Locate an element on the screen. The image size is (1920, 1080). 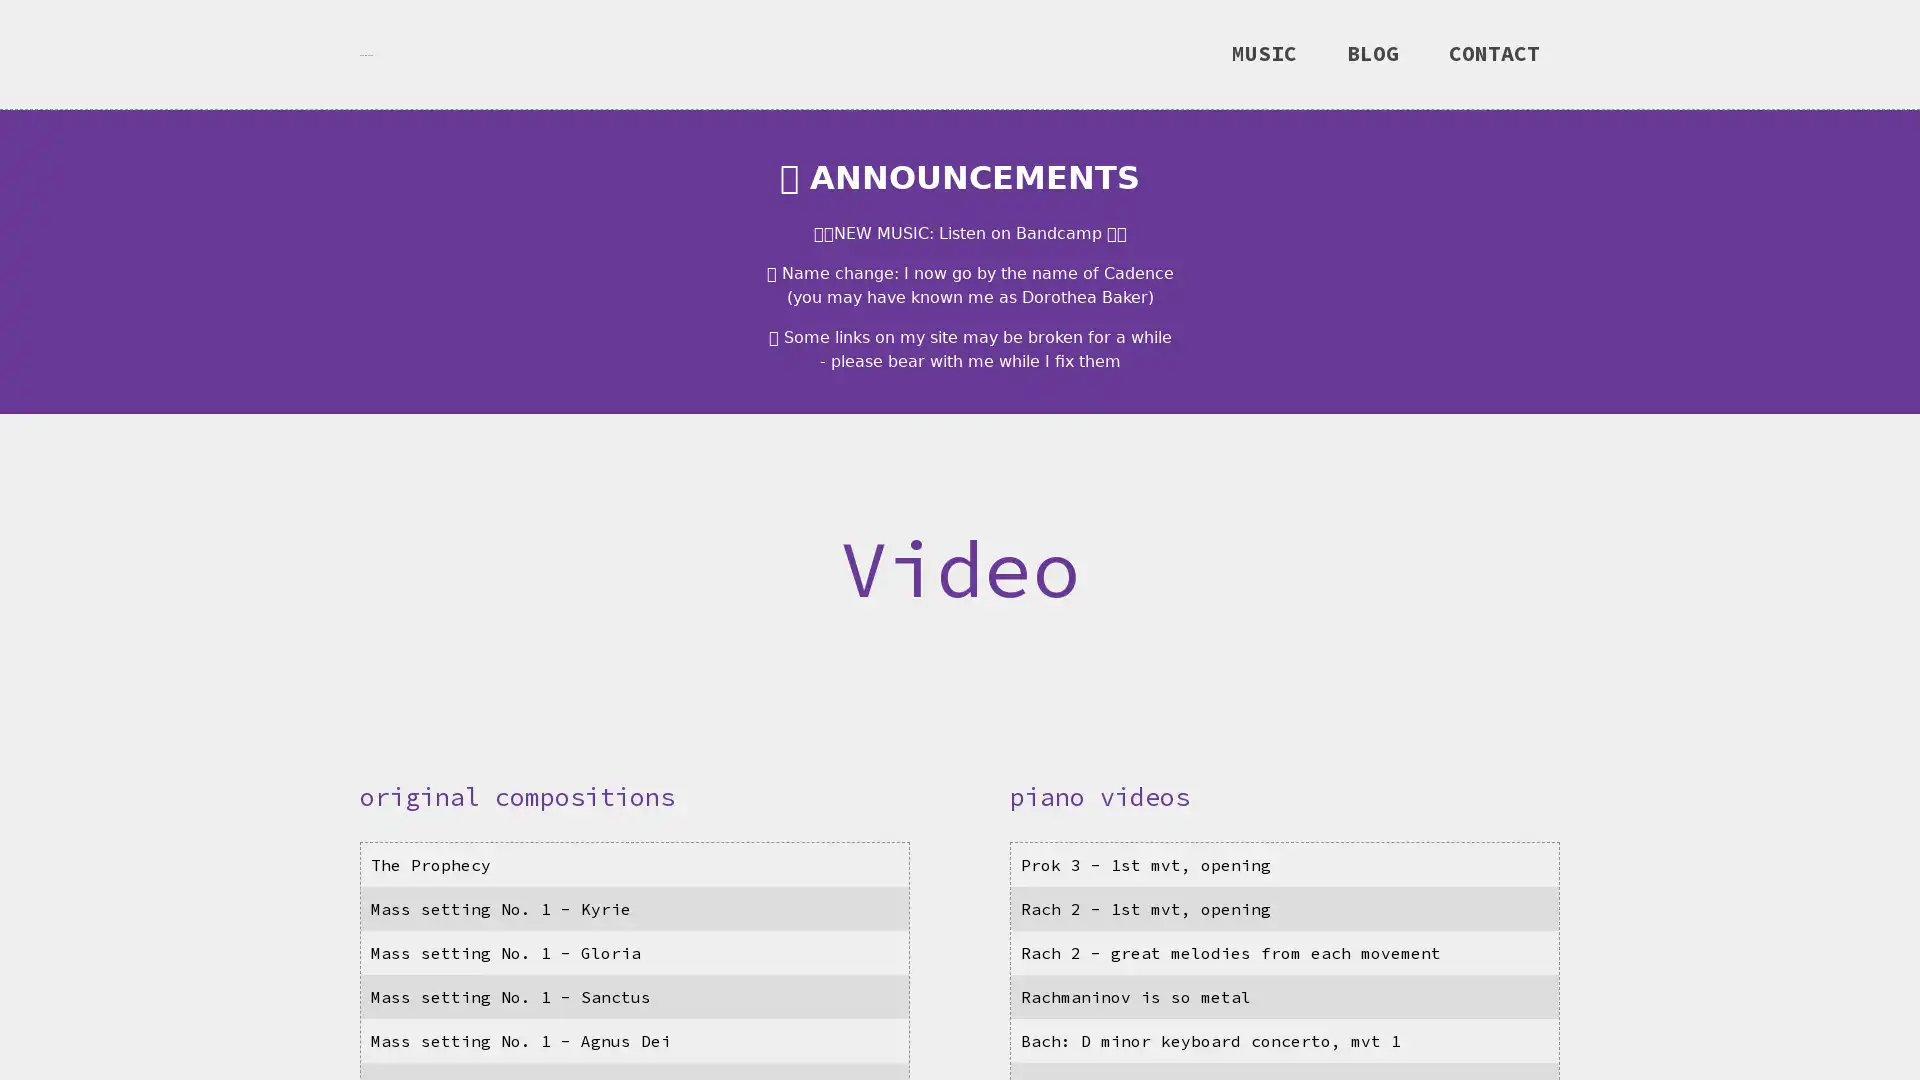
video: Rach 2 - 1st mvt, opening is located at coordinates (1285, 907).